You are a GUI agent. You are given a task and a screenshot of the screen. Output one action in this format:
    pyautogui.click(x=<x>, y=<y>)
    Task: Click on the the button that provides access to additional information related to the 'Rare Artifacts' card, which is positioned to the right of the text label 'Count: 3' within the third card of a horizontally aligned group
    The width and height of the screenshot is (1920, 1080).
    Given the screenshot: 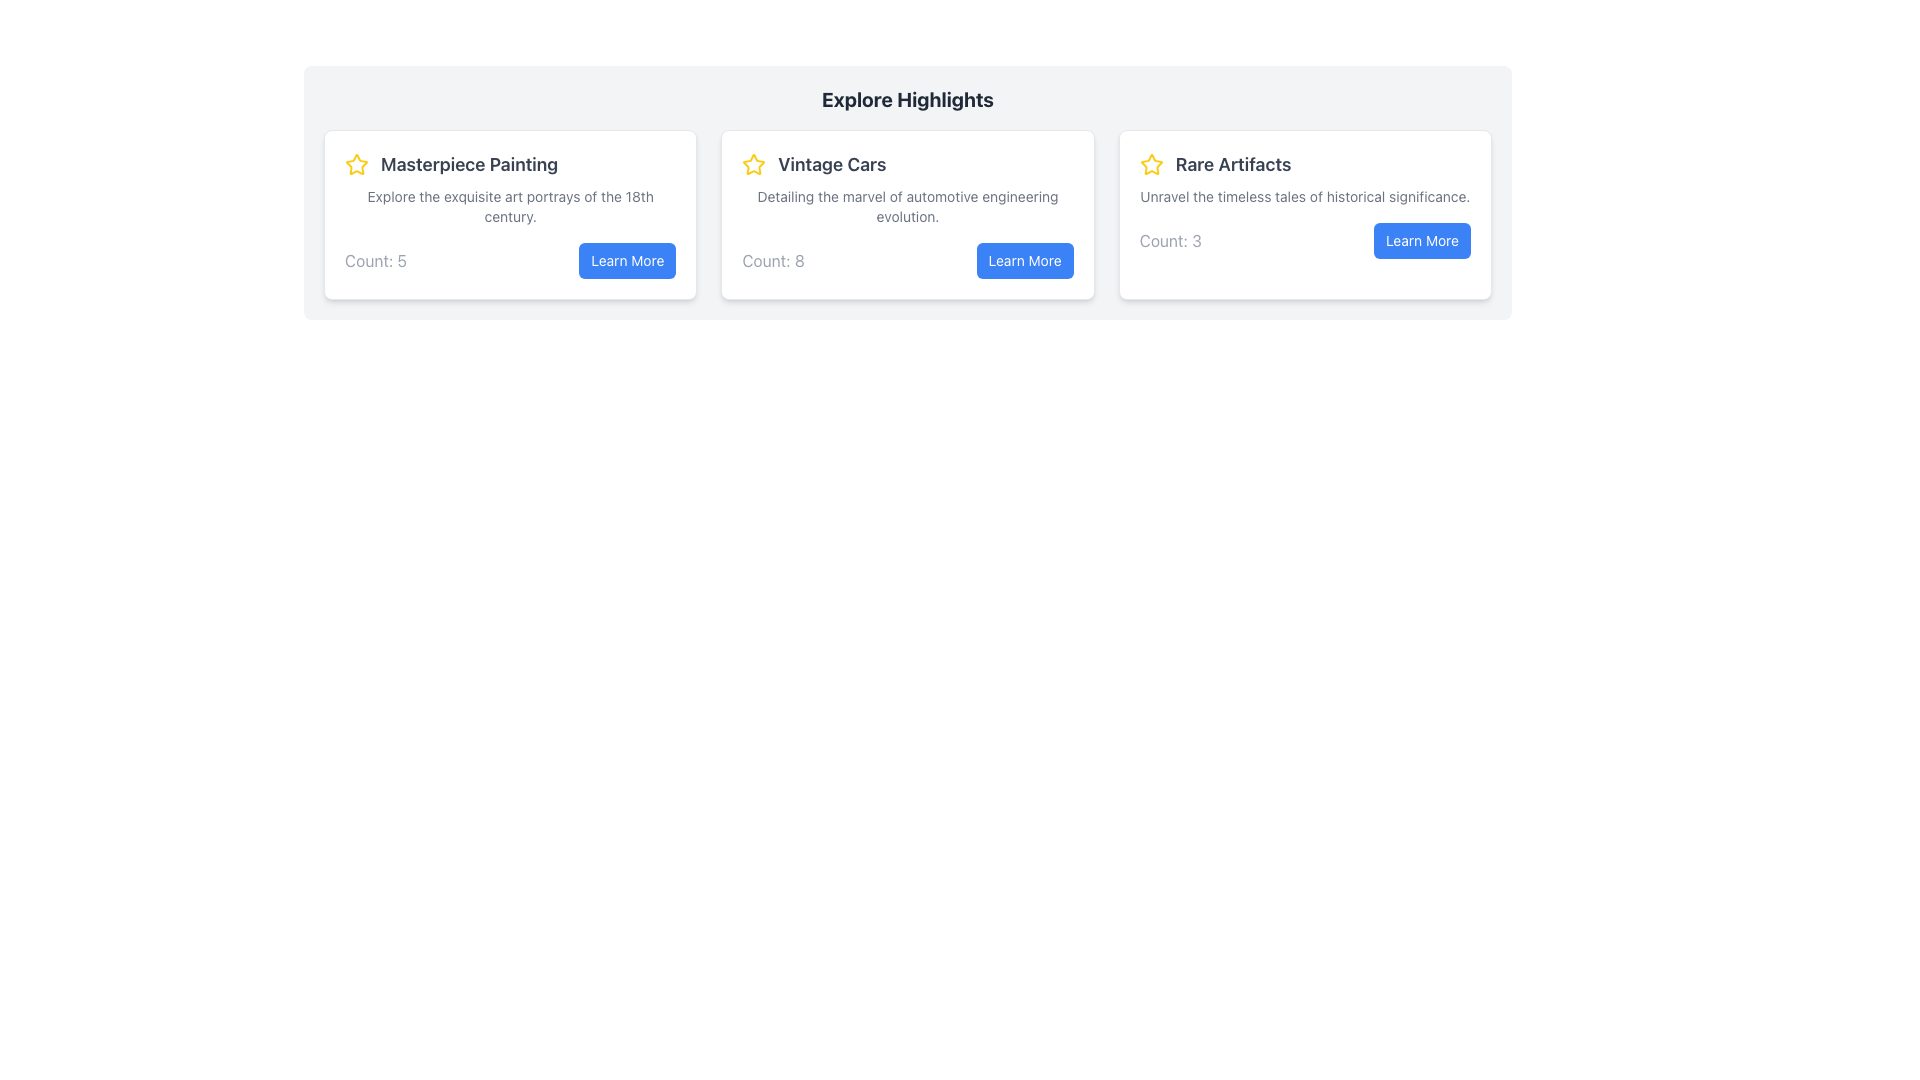 What is the action you would take?
    pyautogui.click(x=1421, y=239)
    